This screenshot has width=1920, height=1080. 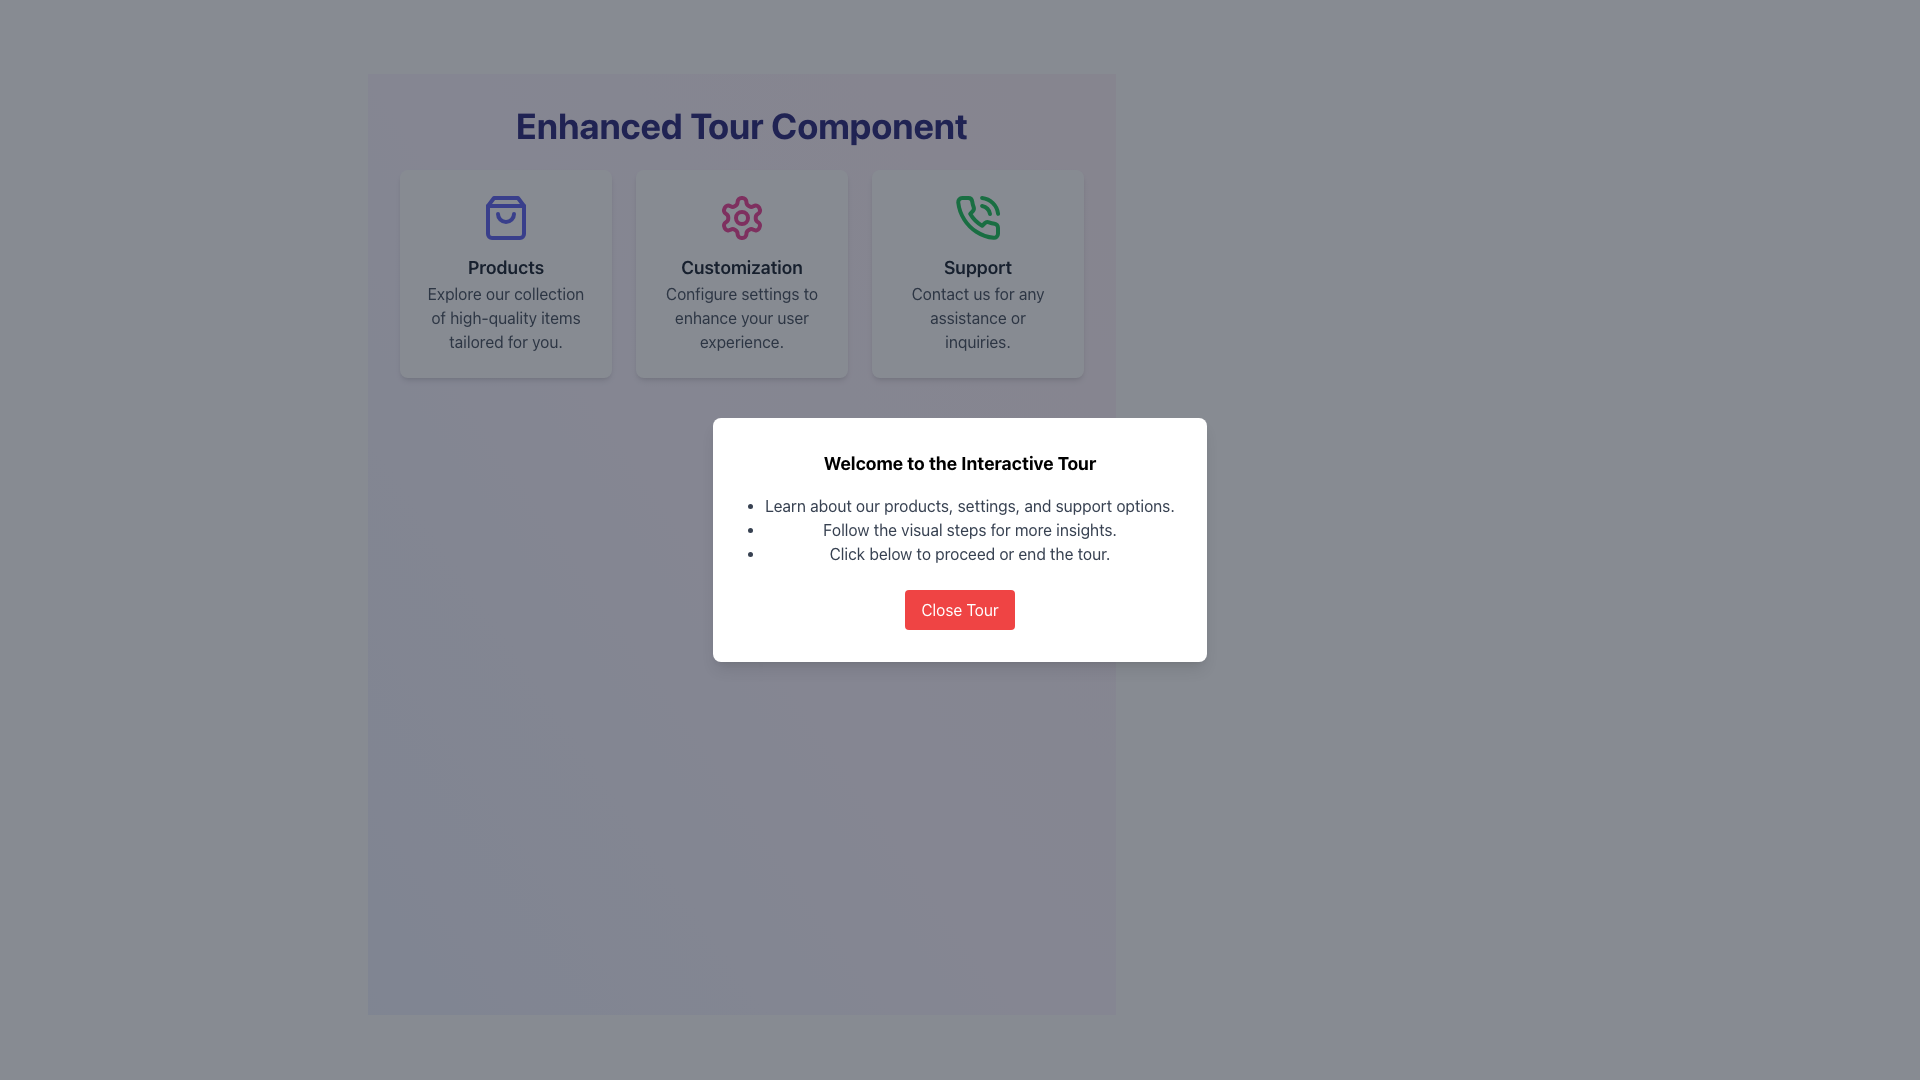 What do you see at coordinates (741, 218) in the screenshot?
I see `the small solid circle inside the gear-like customization icon, which is styled in pink and positioned at the center of the icon` at bounding box center [741, 218].